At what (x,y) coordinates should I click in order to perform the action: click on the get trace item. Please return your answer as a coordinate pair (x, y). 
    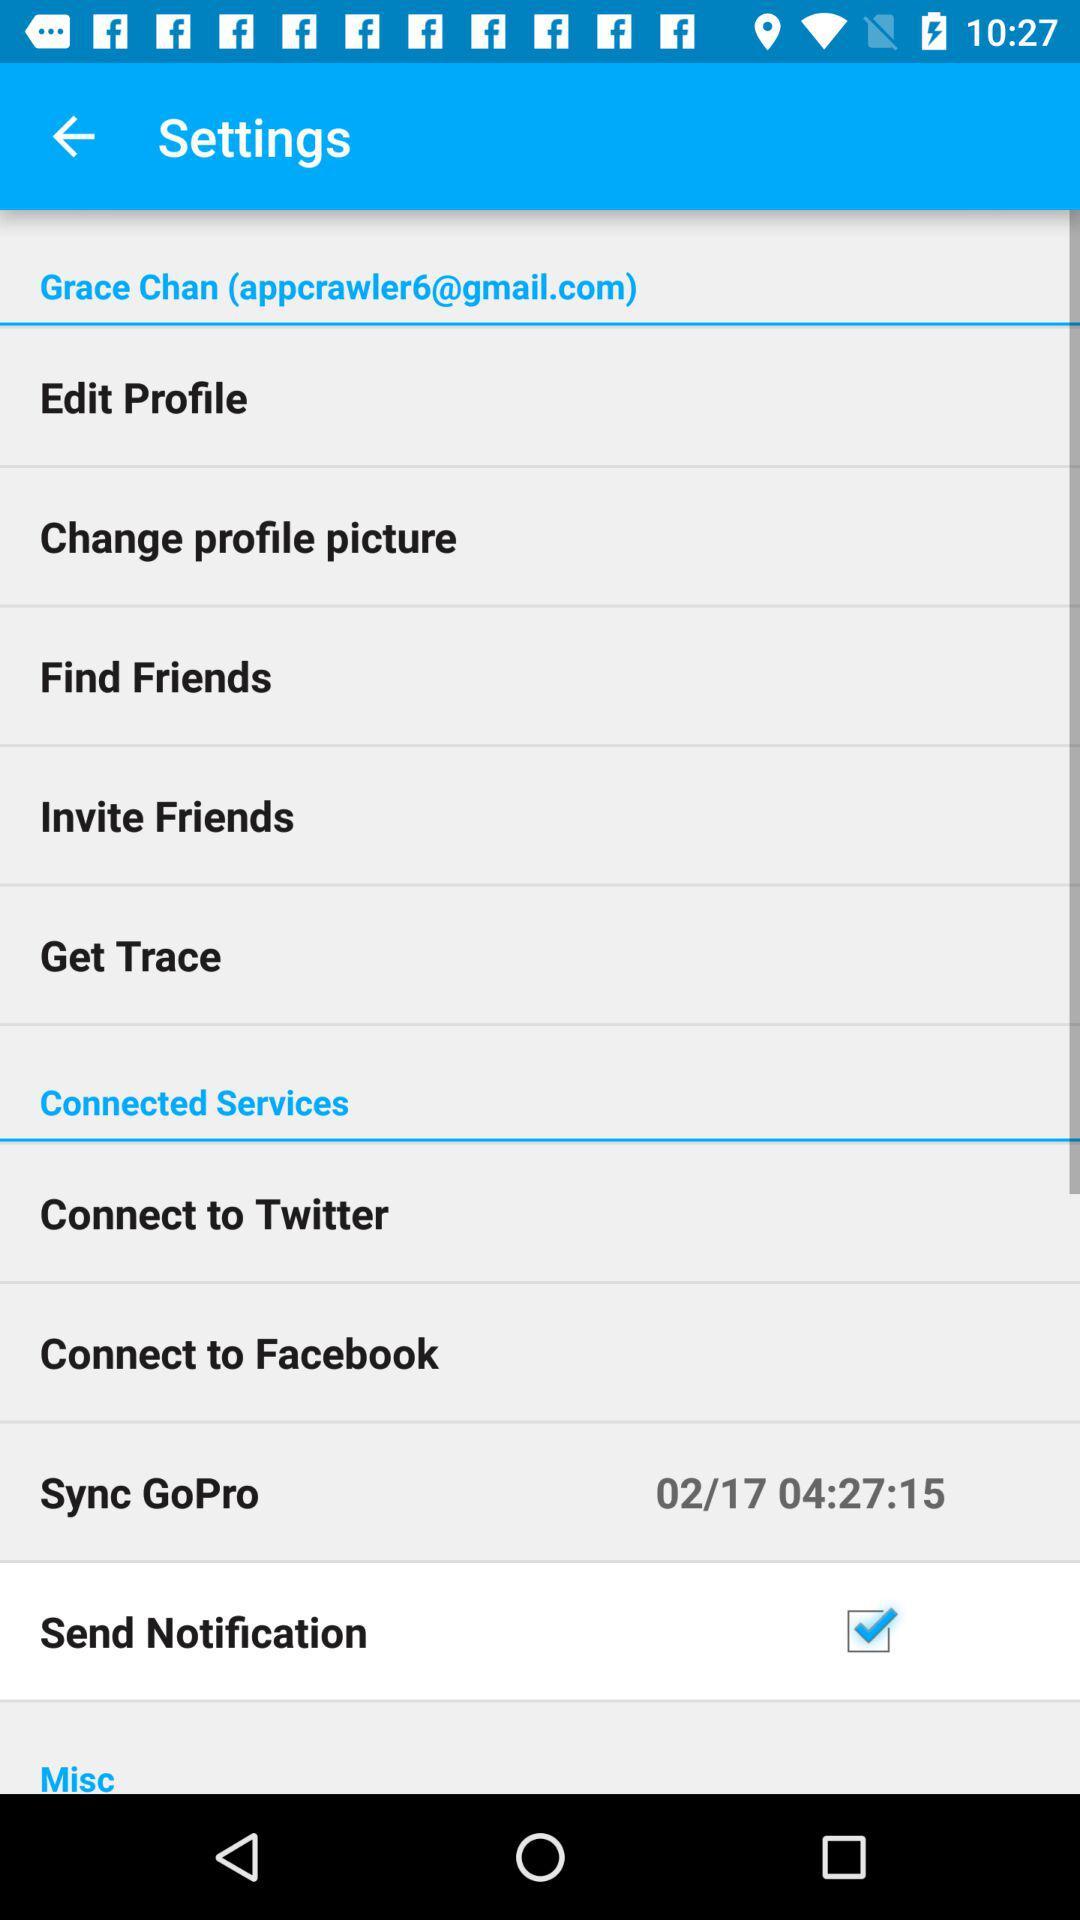
    Looking at the image, I should click on (540, 953).